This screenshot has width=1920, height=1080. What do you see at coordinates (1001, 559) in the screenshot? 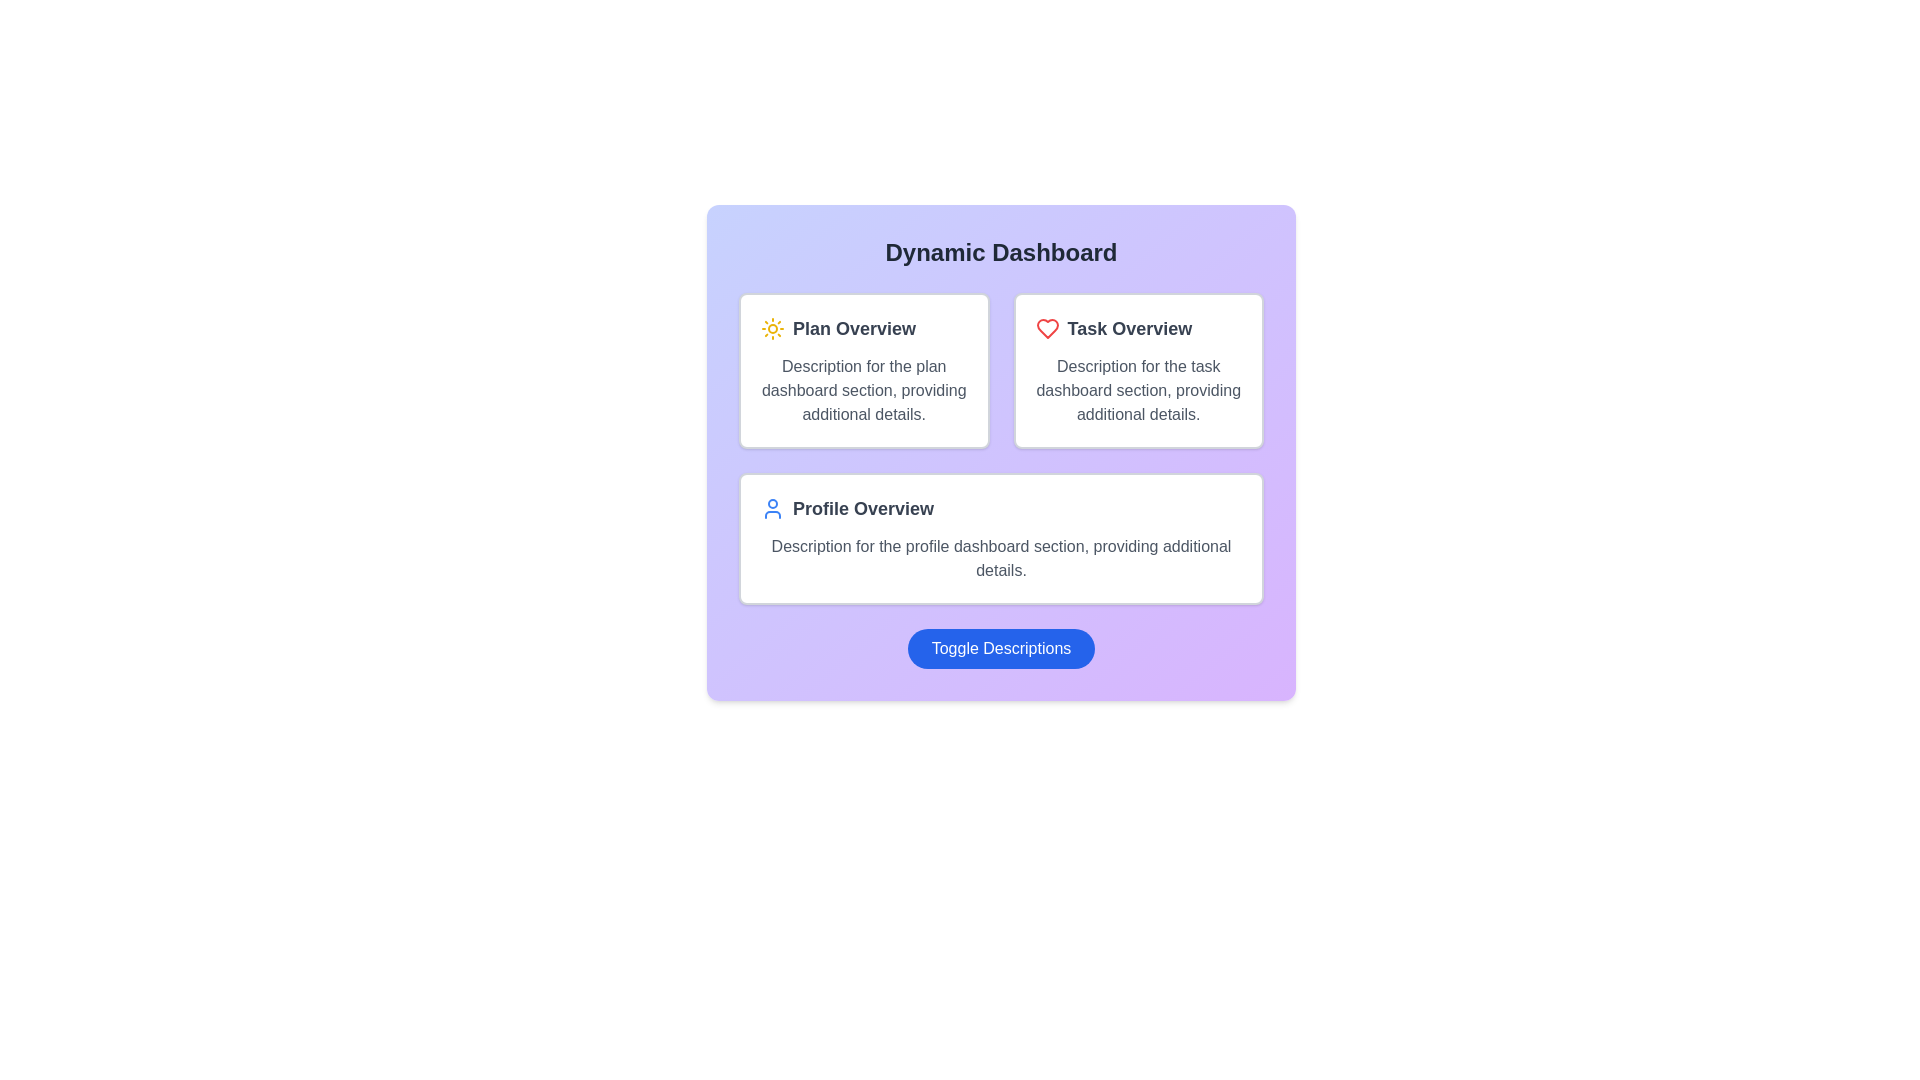
I see `the Text label that provides supplementary information about the 'Profile Overview' section in the dashboard interface, located inside the 'Profile Overview' card` at bounding box center [1001, 559].